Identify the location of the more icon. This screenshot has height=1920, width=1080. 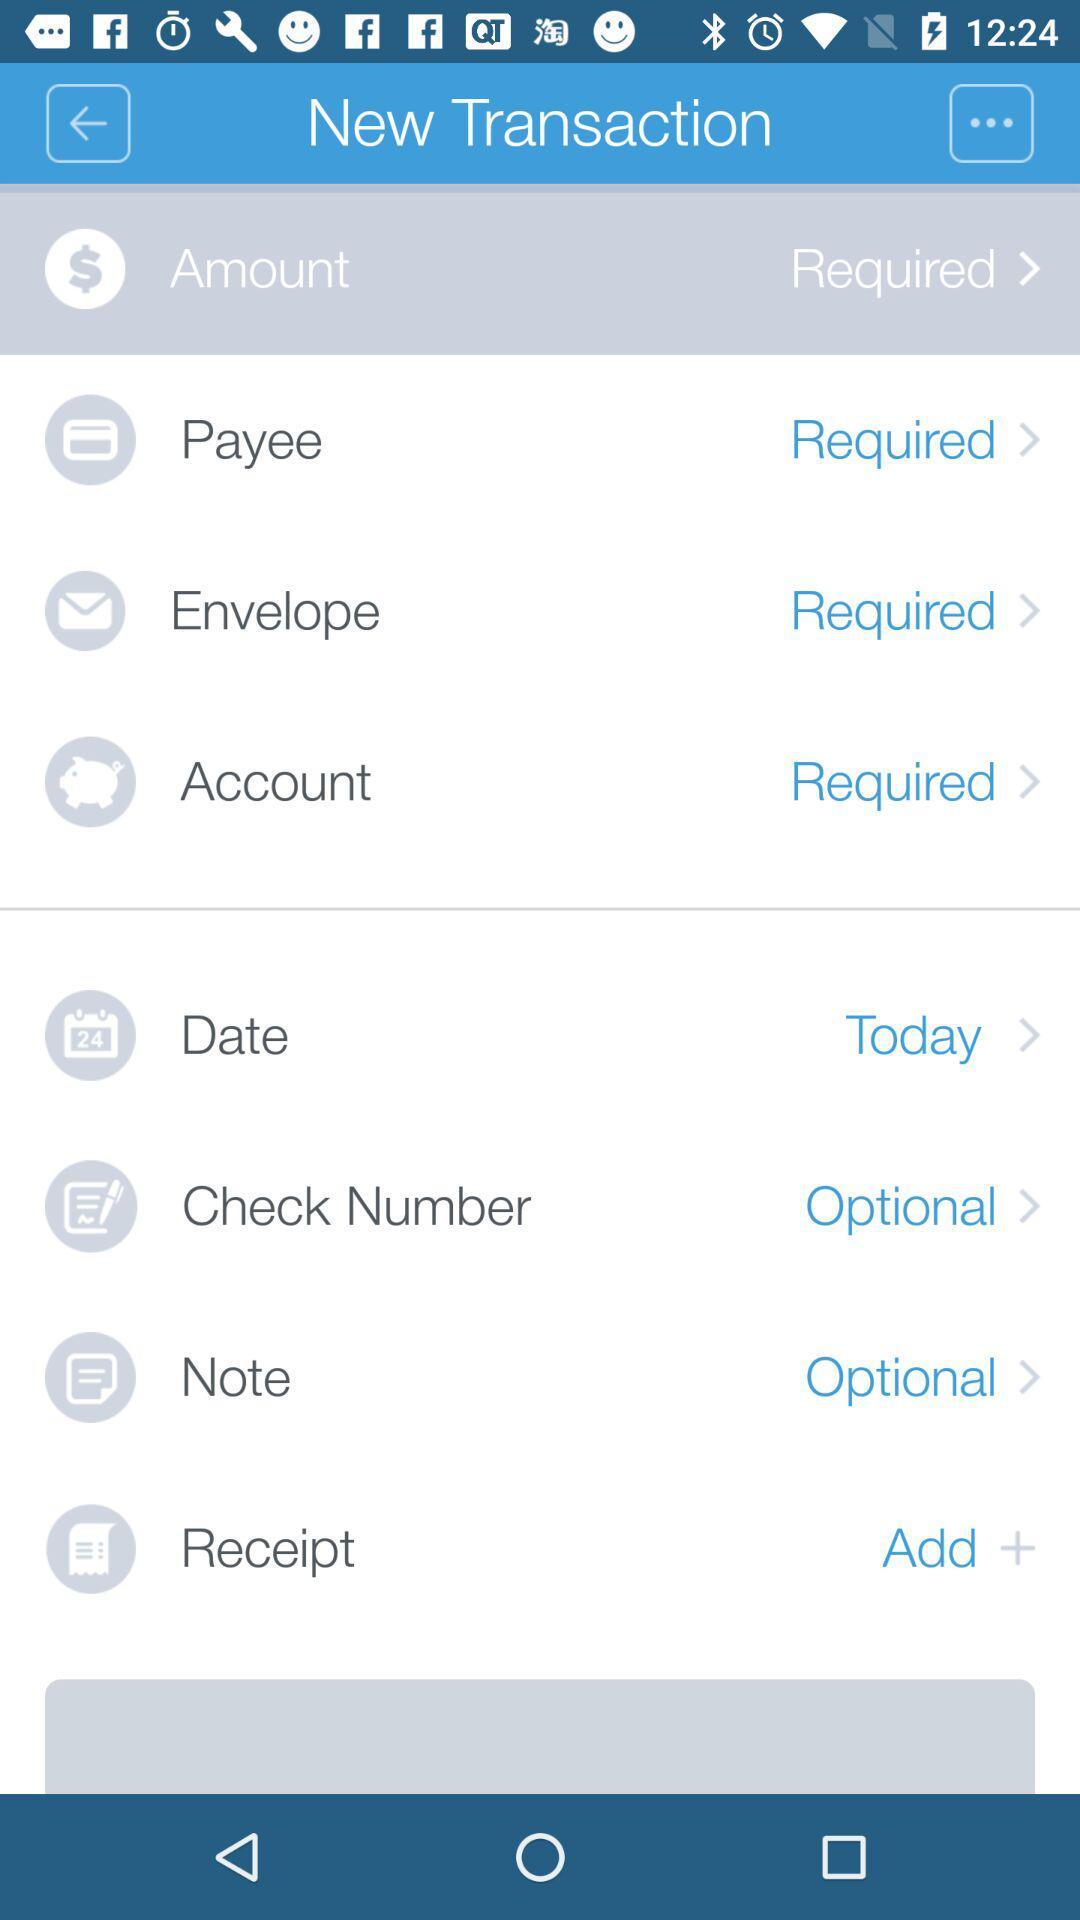
(1014, 122).